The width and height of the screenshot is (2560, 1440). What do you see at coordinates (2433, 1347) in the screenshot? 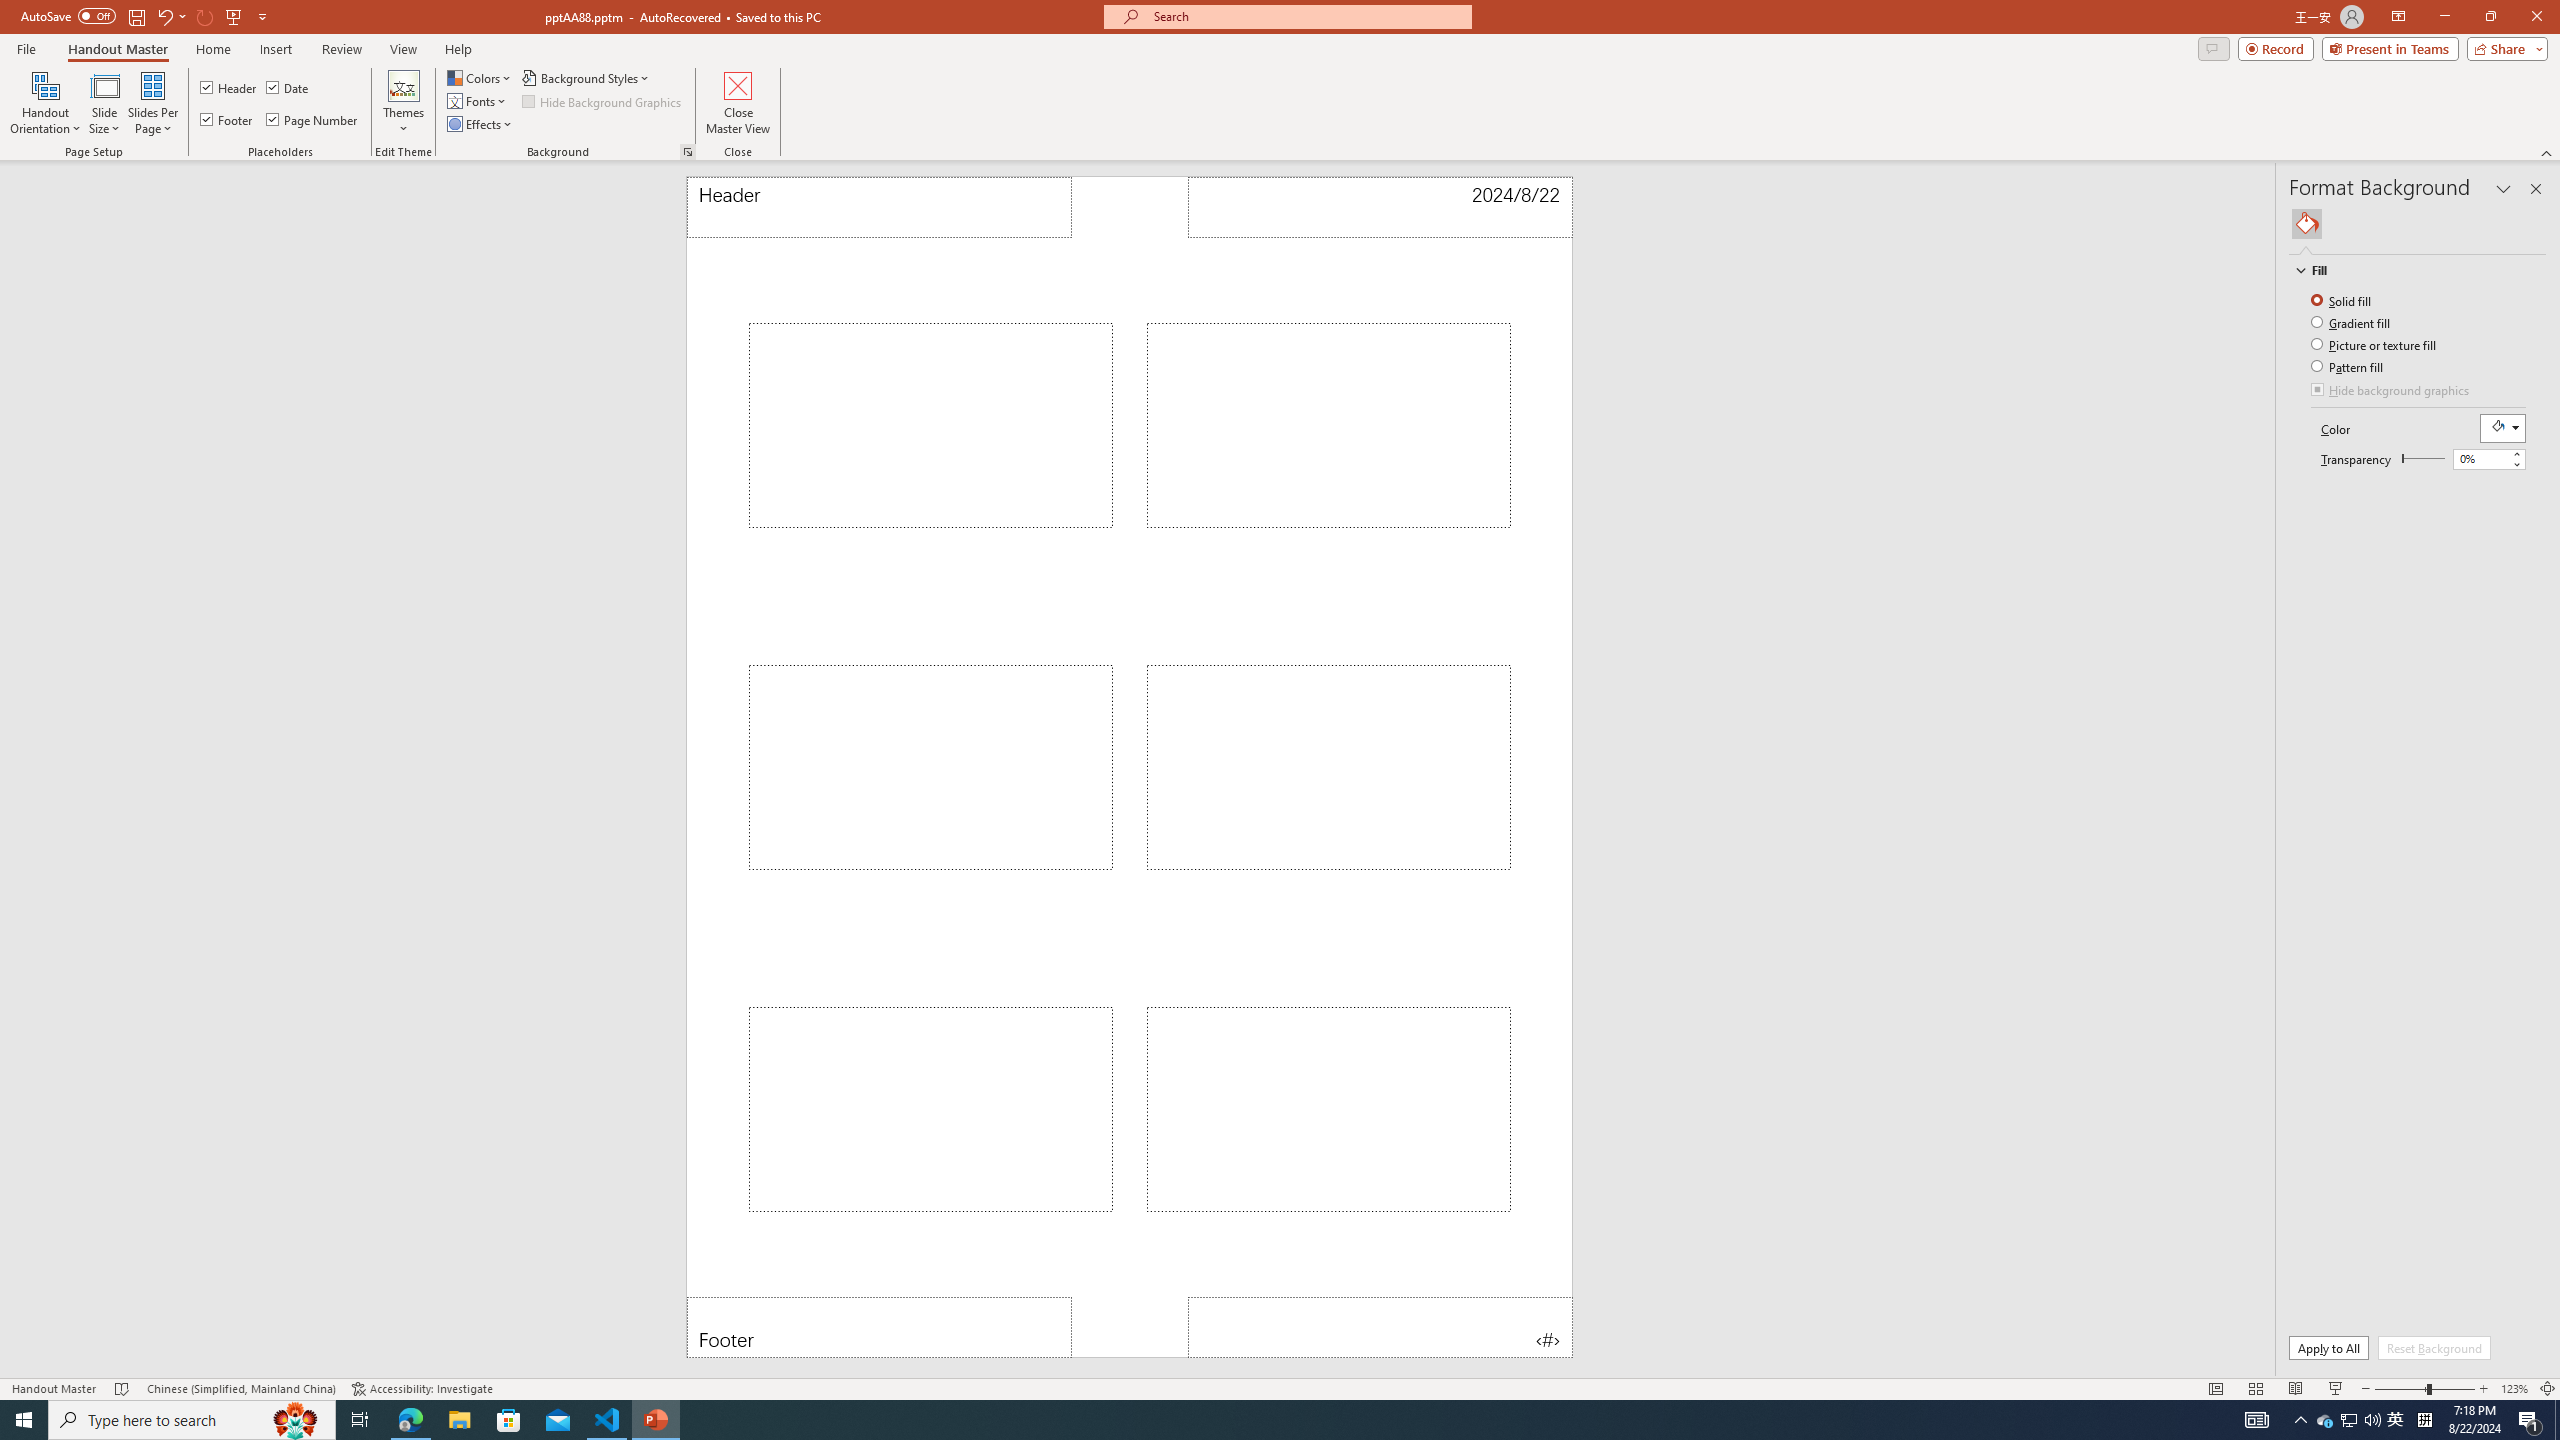
I see `'Reset Background'` at bounding box center [2433, 1347].